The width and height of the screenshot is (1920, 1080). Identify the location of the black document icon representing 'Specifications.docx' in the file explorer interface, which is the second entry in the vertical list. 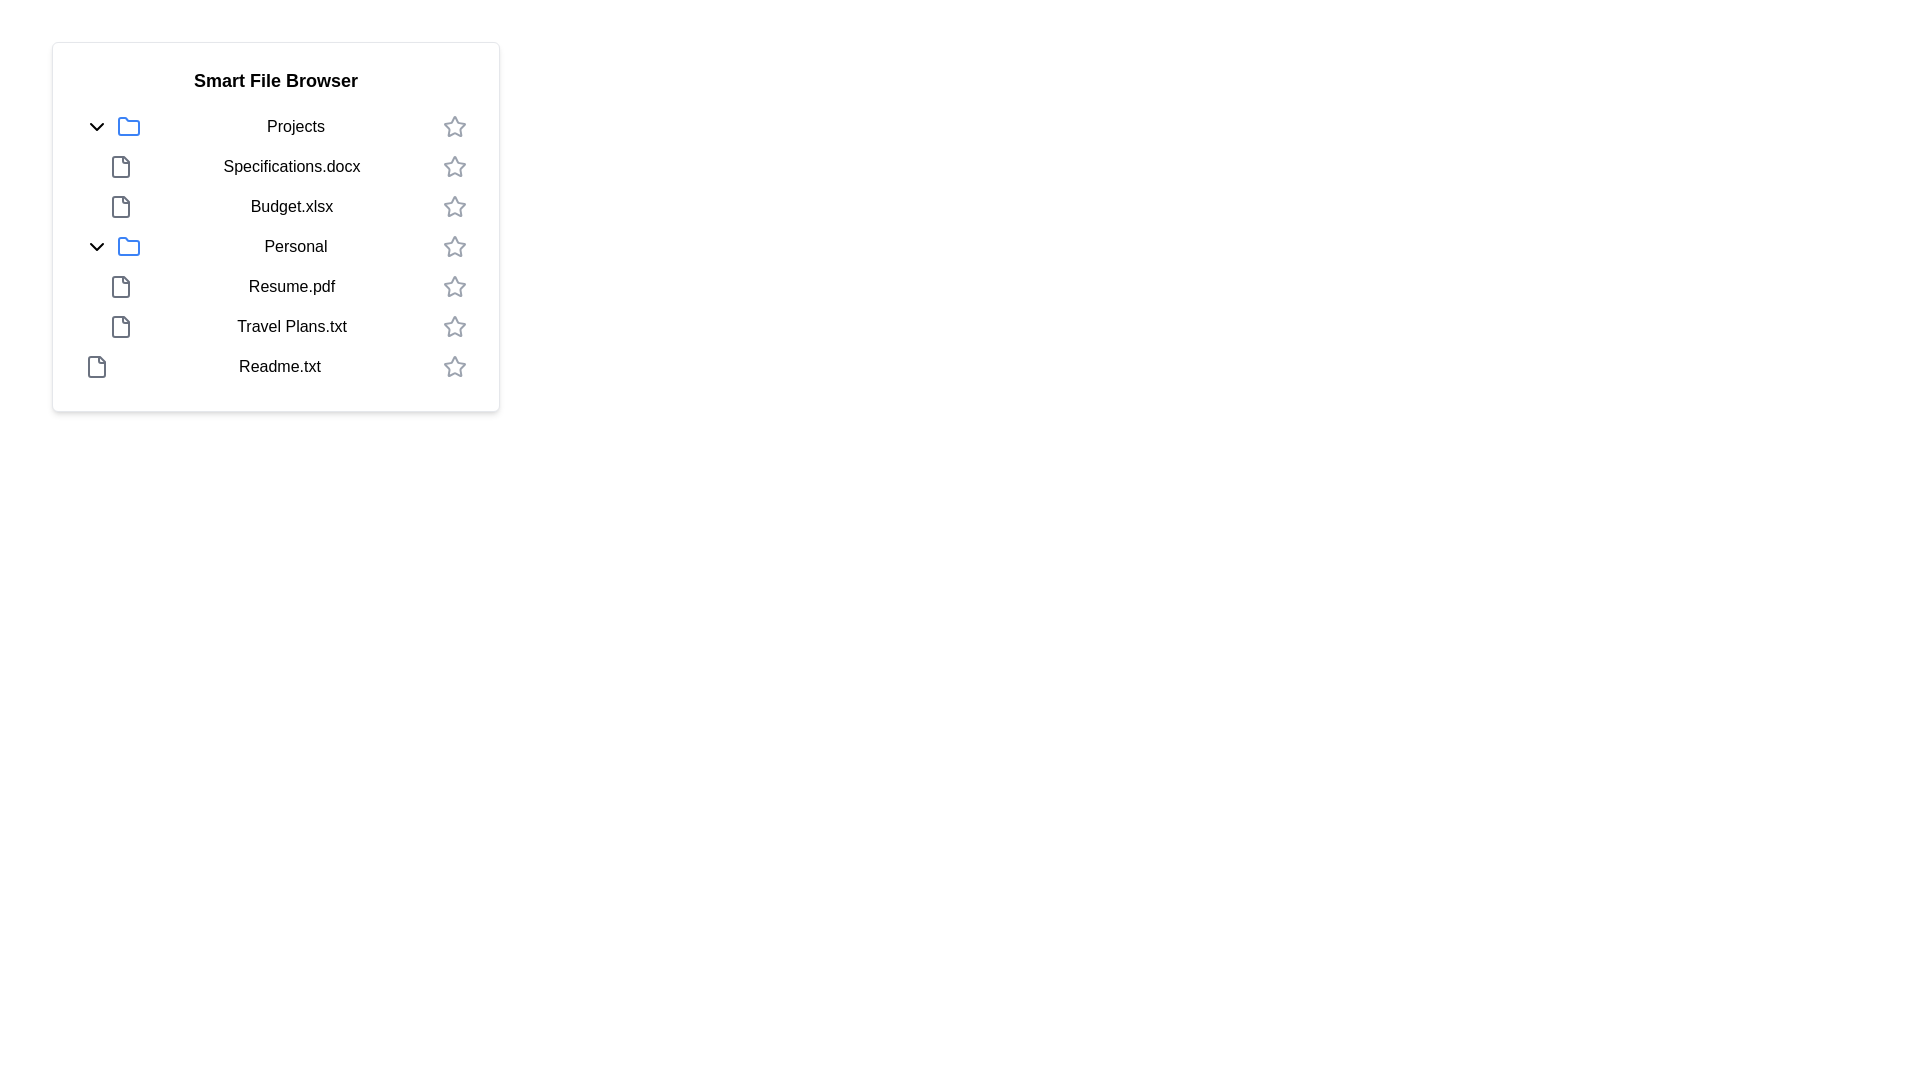
(119, 165).